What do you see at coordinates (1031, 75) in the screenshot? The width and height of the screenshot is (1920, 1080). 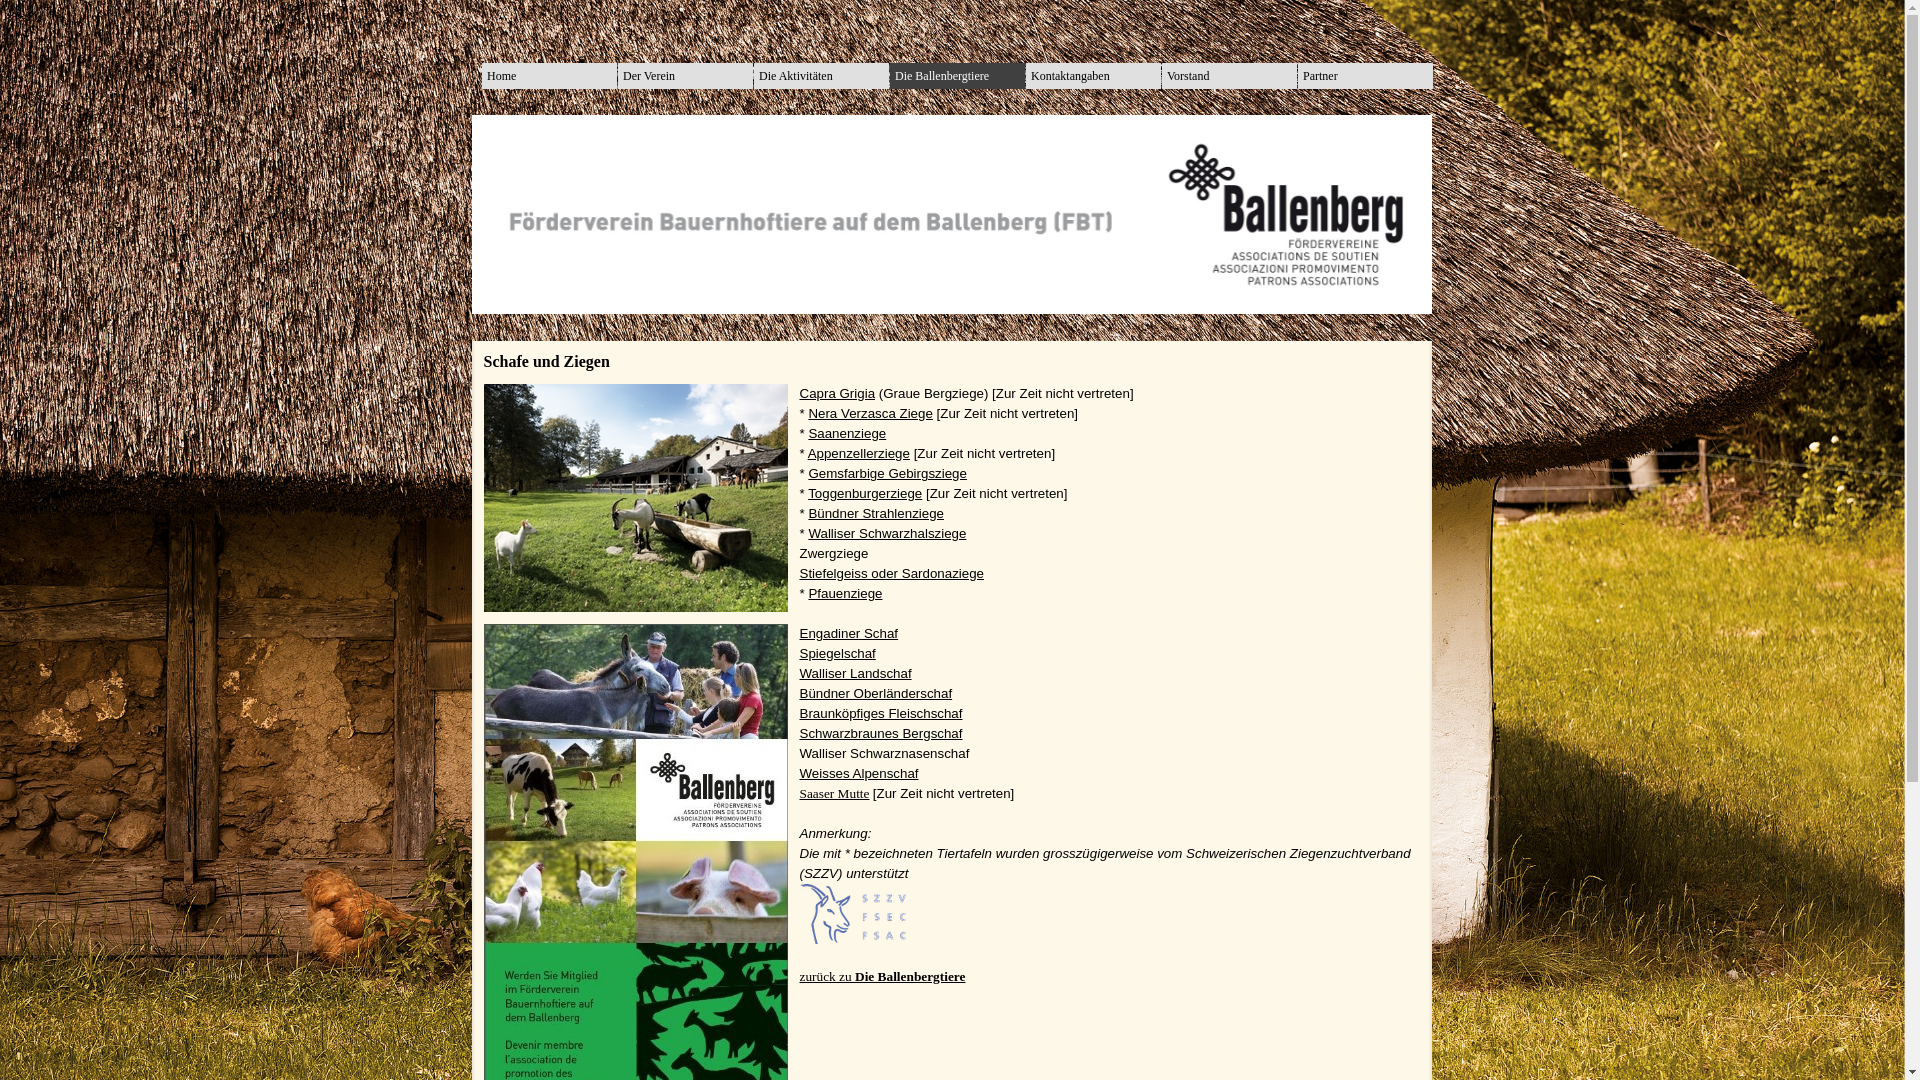 I see `'Kontaktangaben'` at bounding box center [1031, 75].